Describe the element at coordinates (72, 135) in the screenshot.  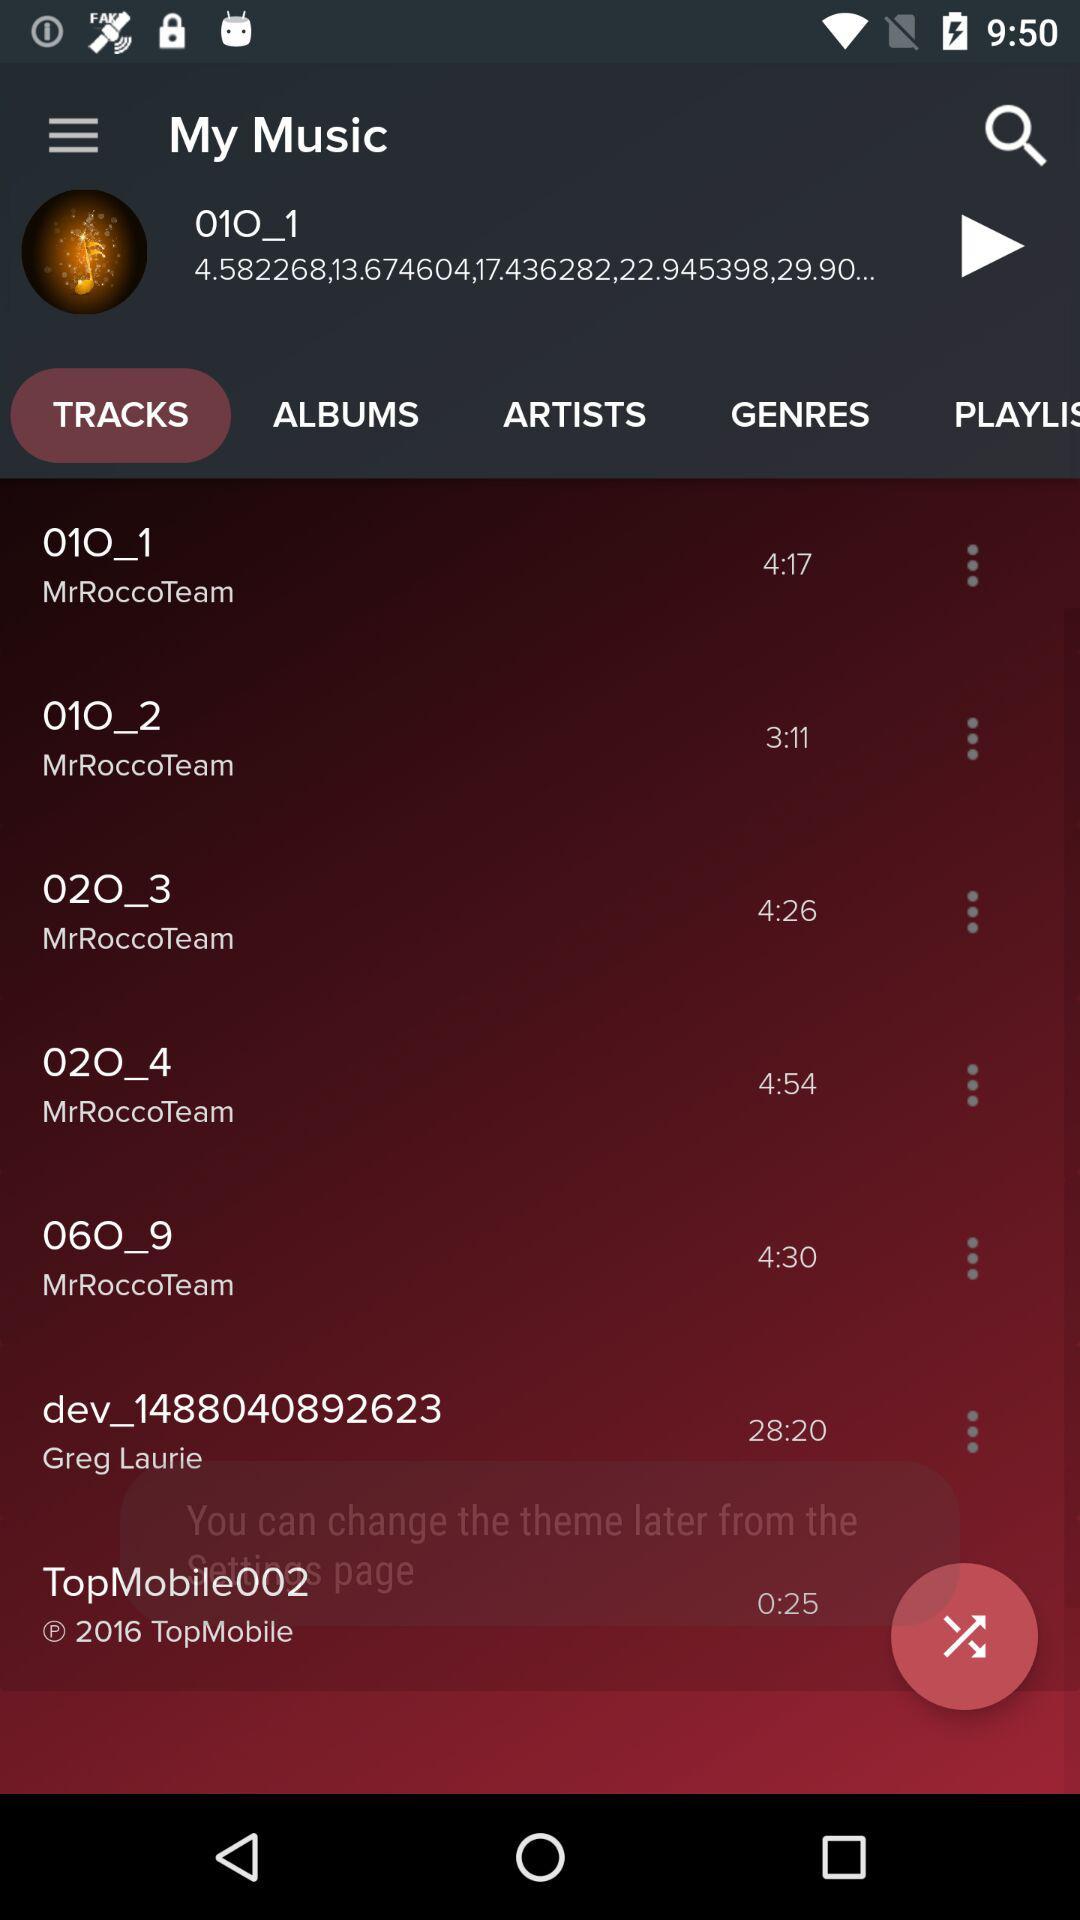
I see `icon next to my music` at that location.